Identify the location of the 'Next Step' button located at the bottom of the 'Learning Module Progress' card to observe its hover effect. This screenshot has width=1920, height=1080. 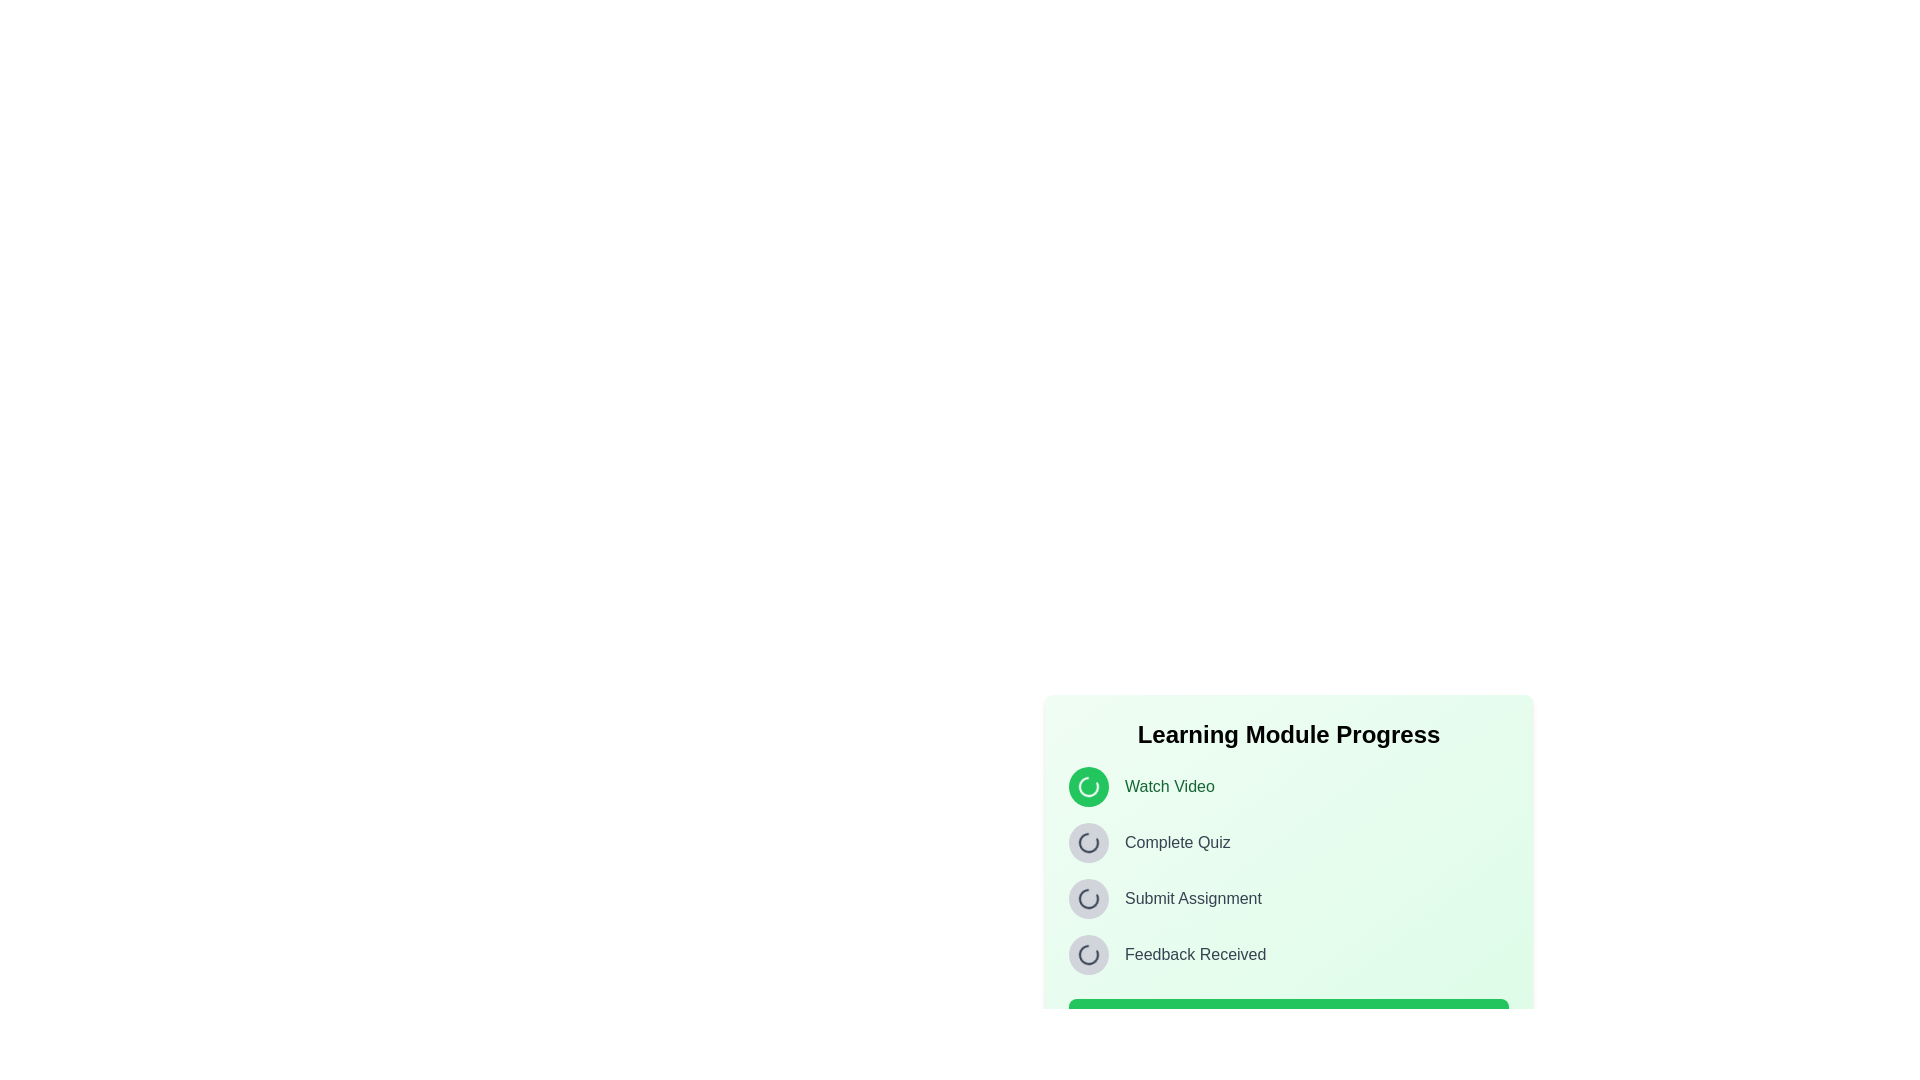
(1289, 1022).